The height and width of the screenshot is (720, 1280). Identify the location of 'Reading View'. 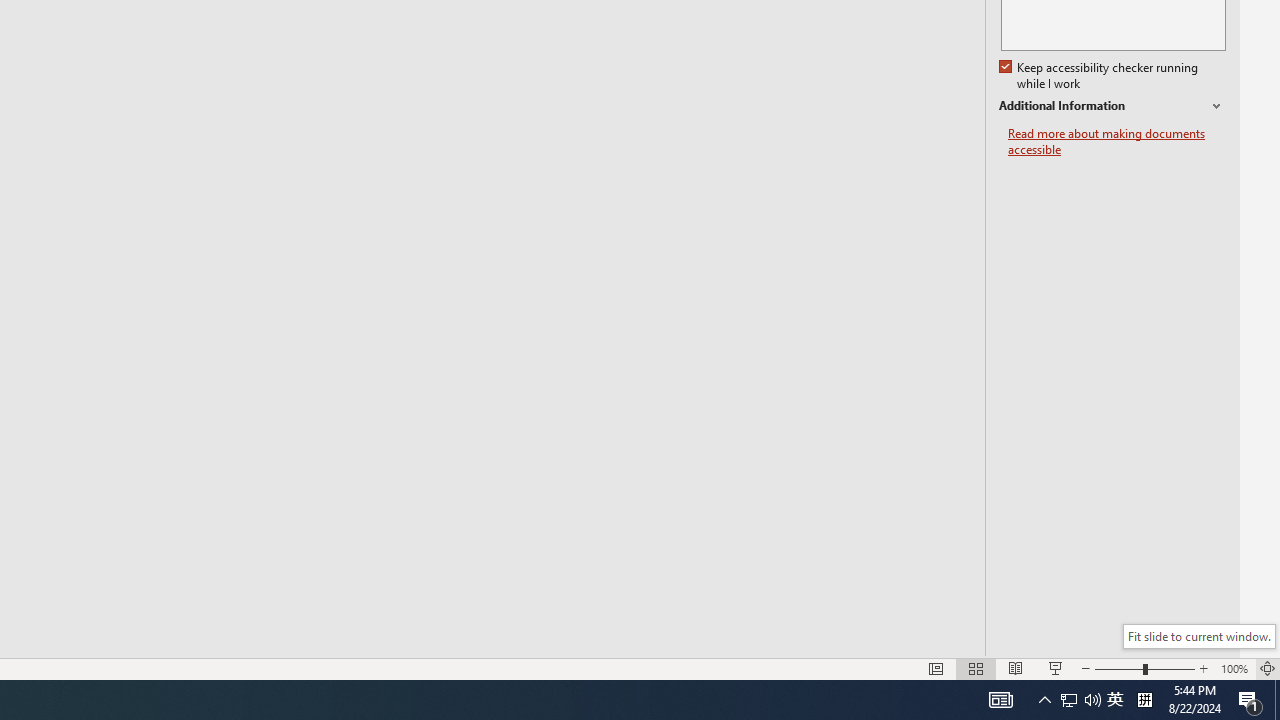
(1015, 669).